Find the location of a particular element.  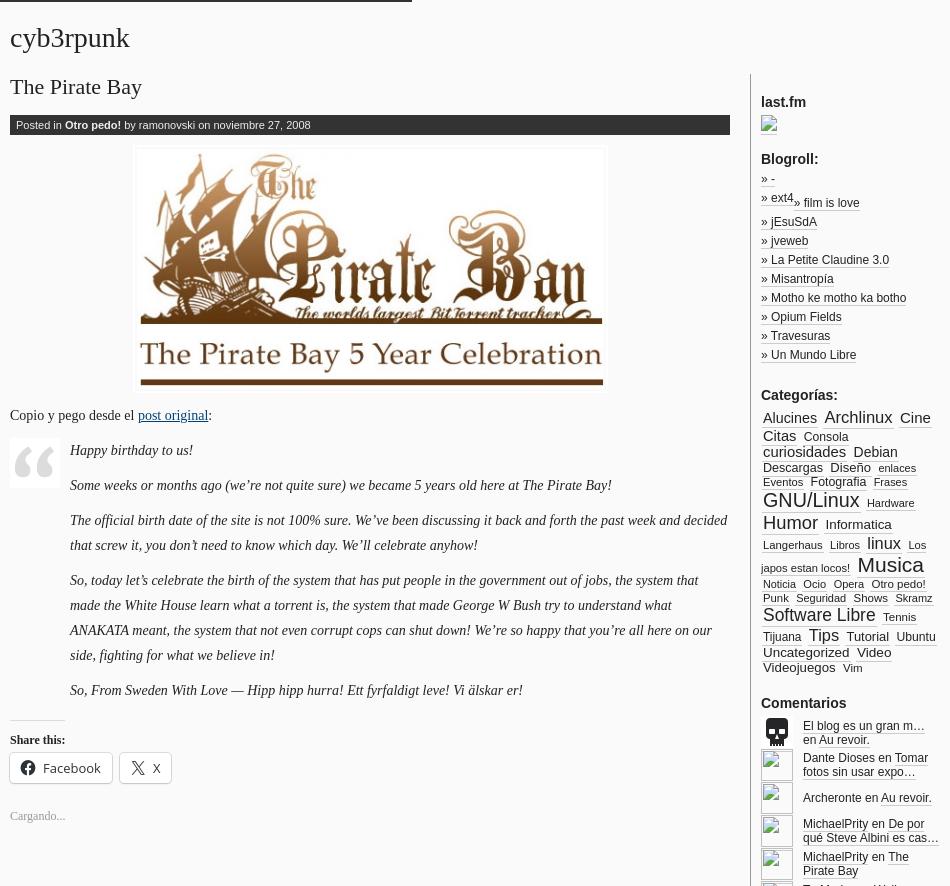

'So, From Sweden With Love — Hipp hipp hurra! Ett fyrfaldigt leve! Vi älskar er!' is located at coordinates (70, 689).